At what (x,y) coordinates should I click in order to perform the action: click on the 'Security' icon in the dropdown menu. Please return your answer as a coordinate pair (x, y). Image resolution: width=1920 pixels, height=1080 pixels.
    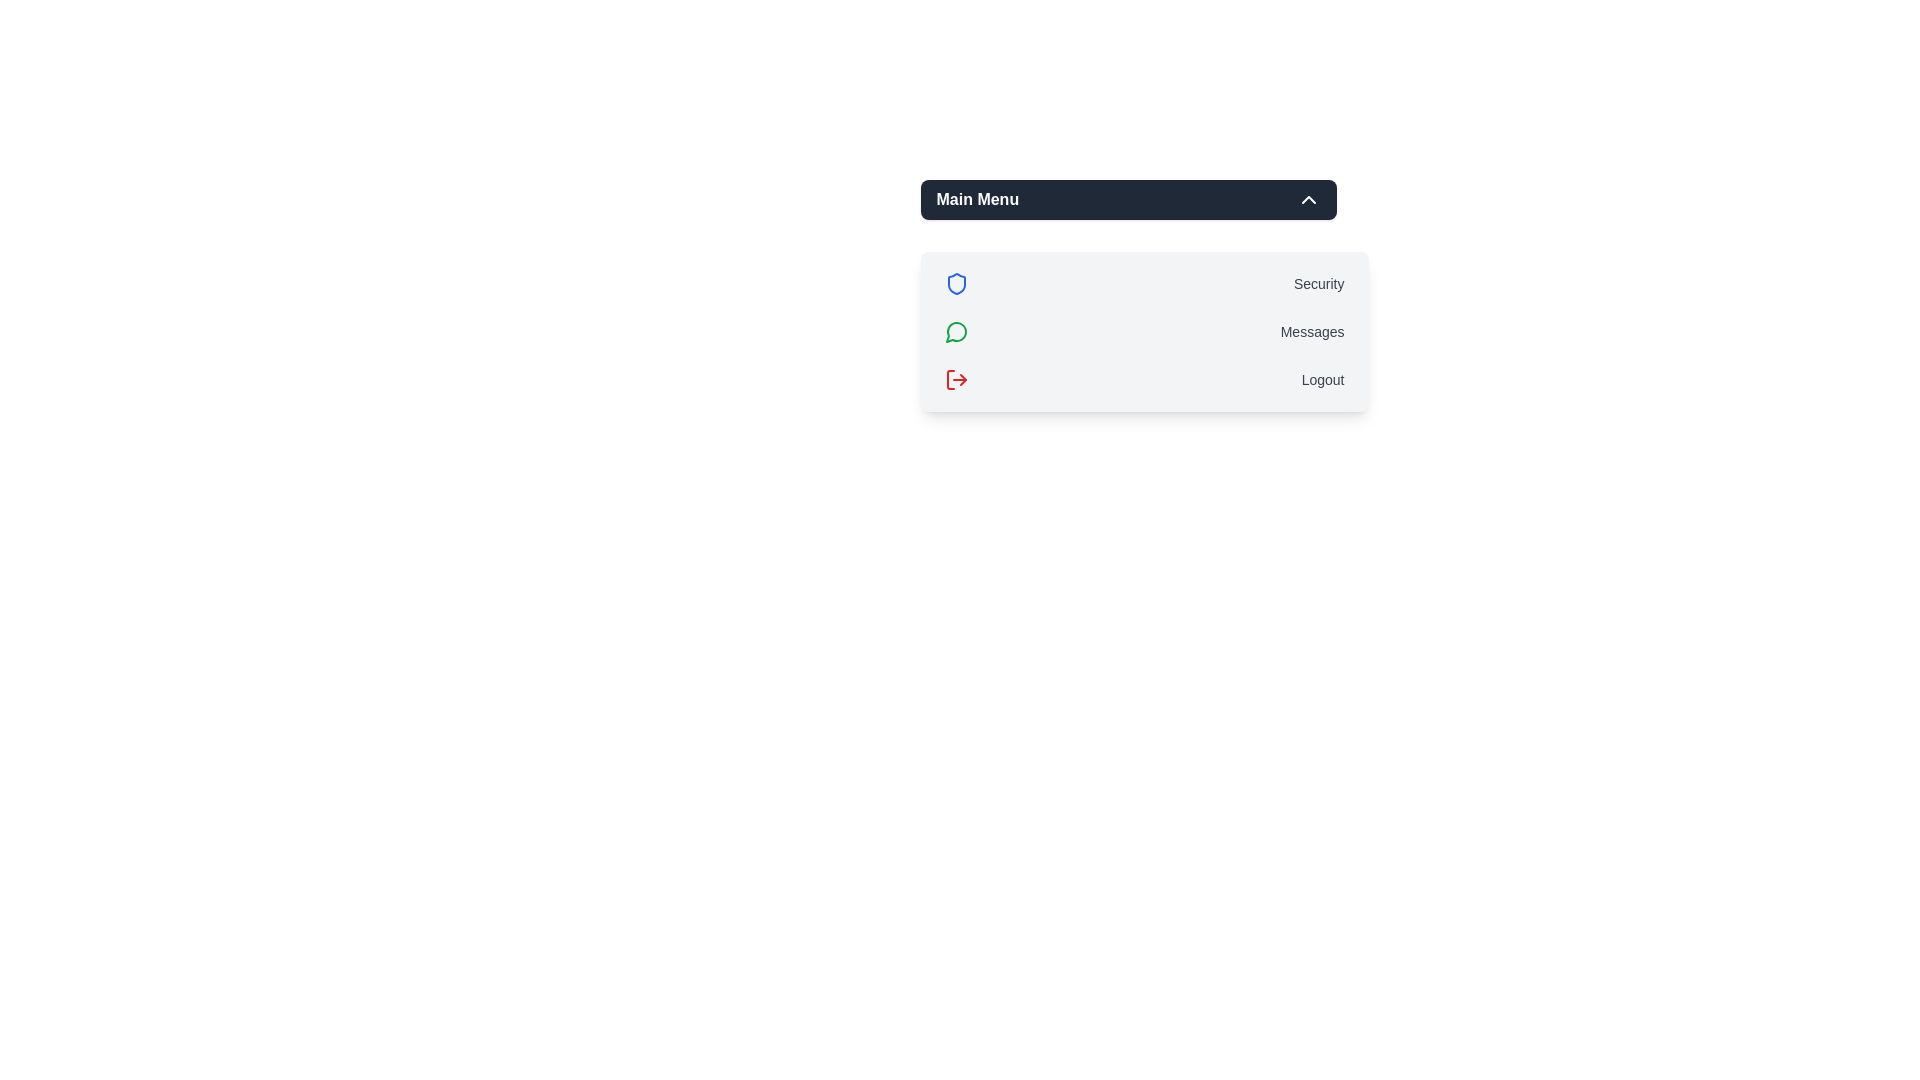
    Looking at the image, I should click on (955, 284).